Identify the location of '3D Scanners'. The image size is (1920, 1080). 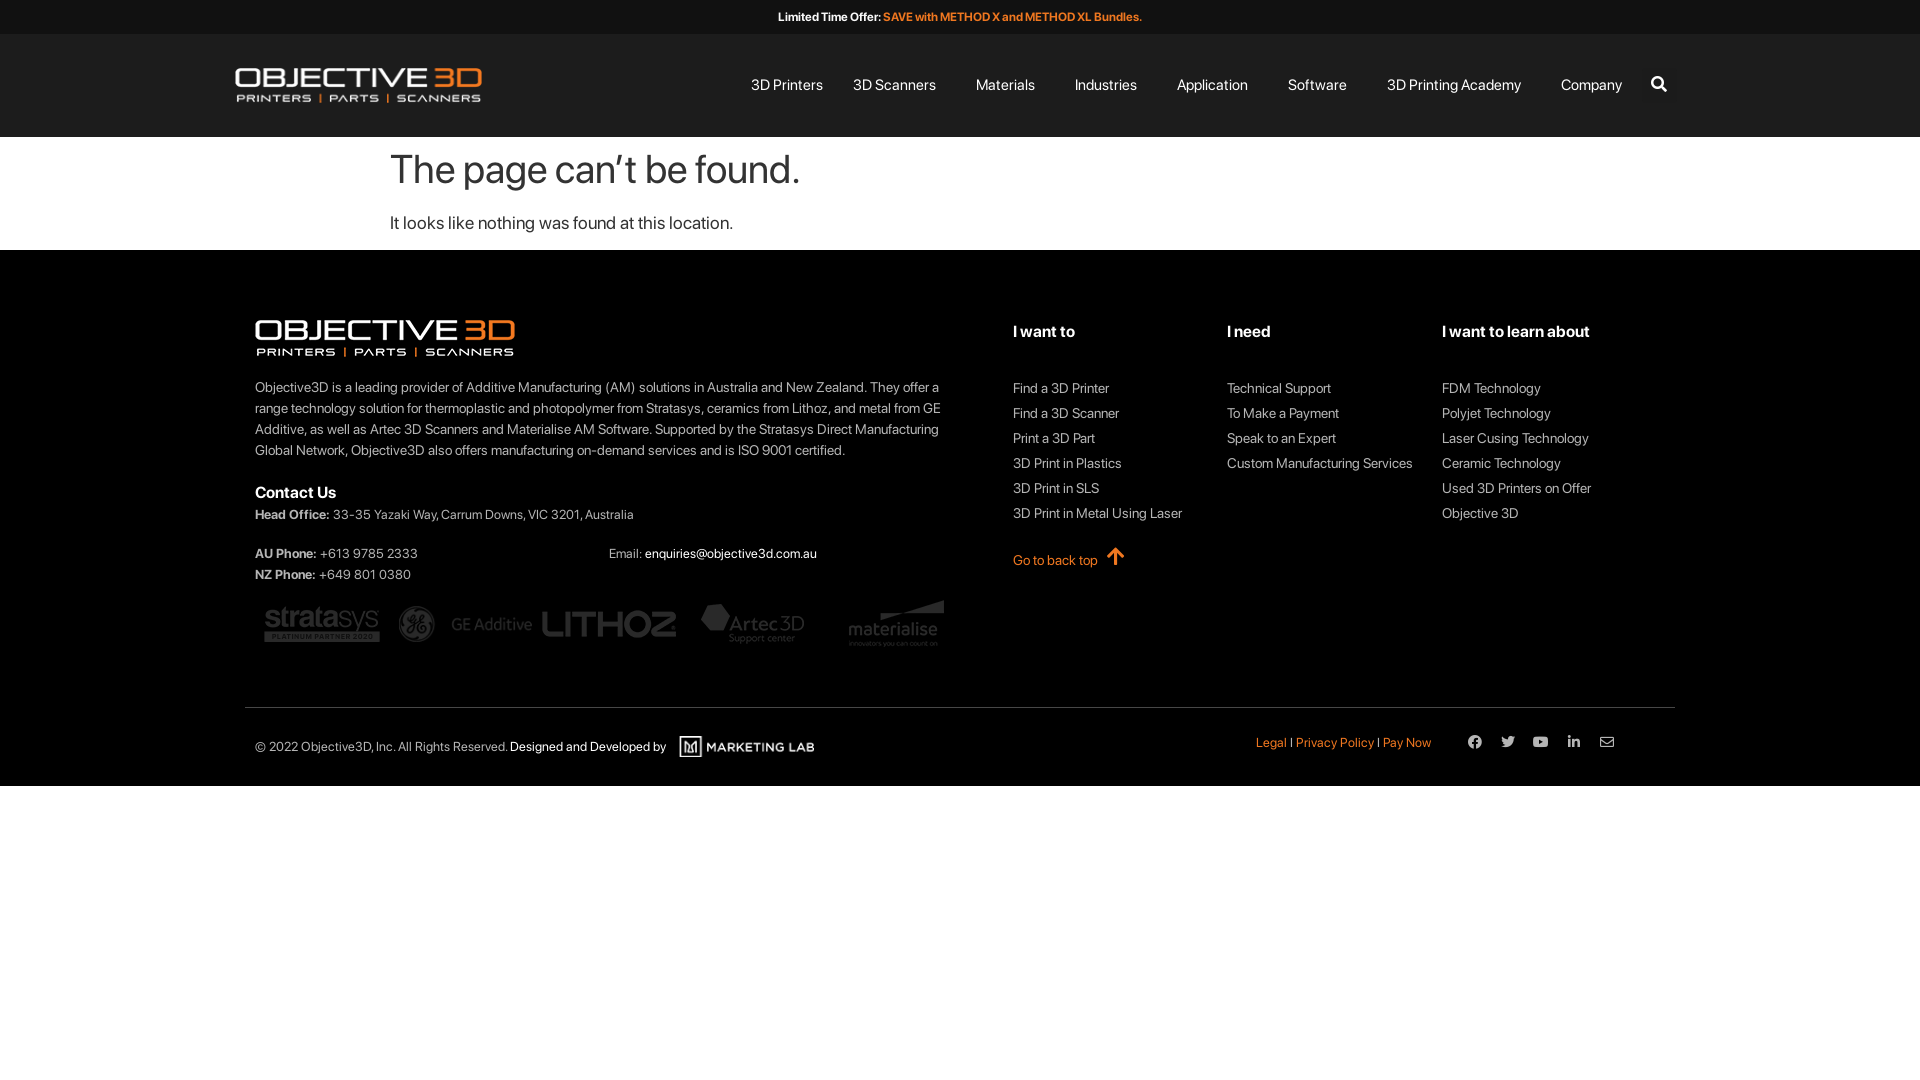
(892, 84).